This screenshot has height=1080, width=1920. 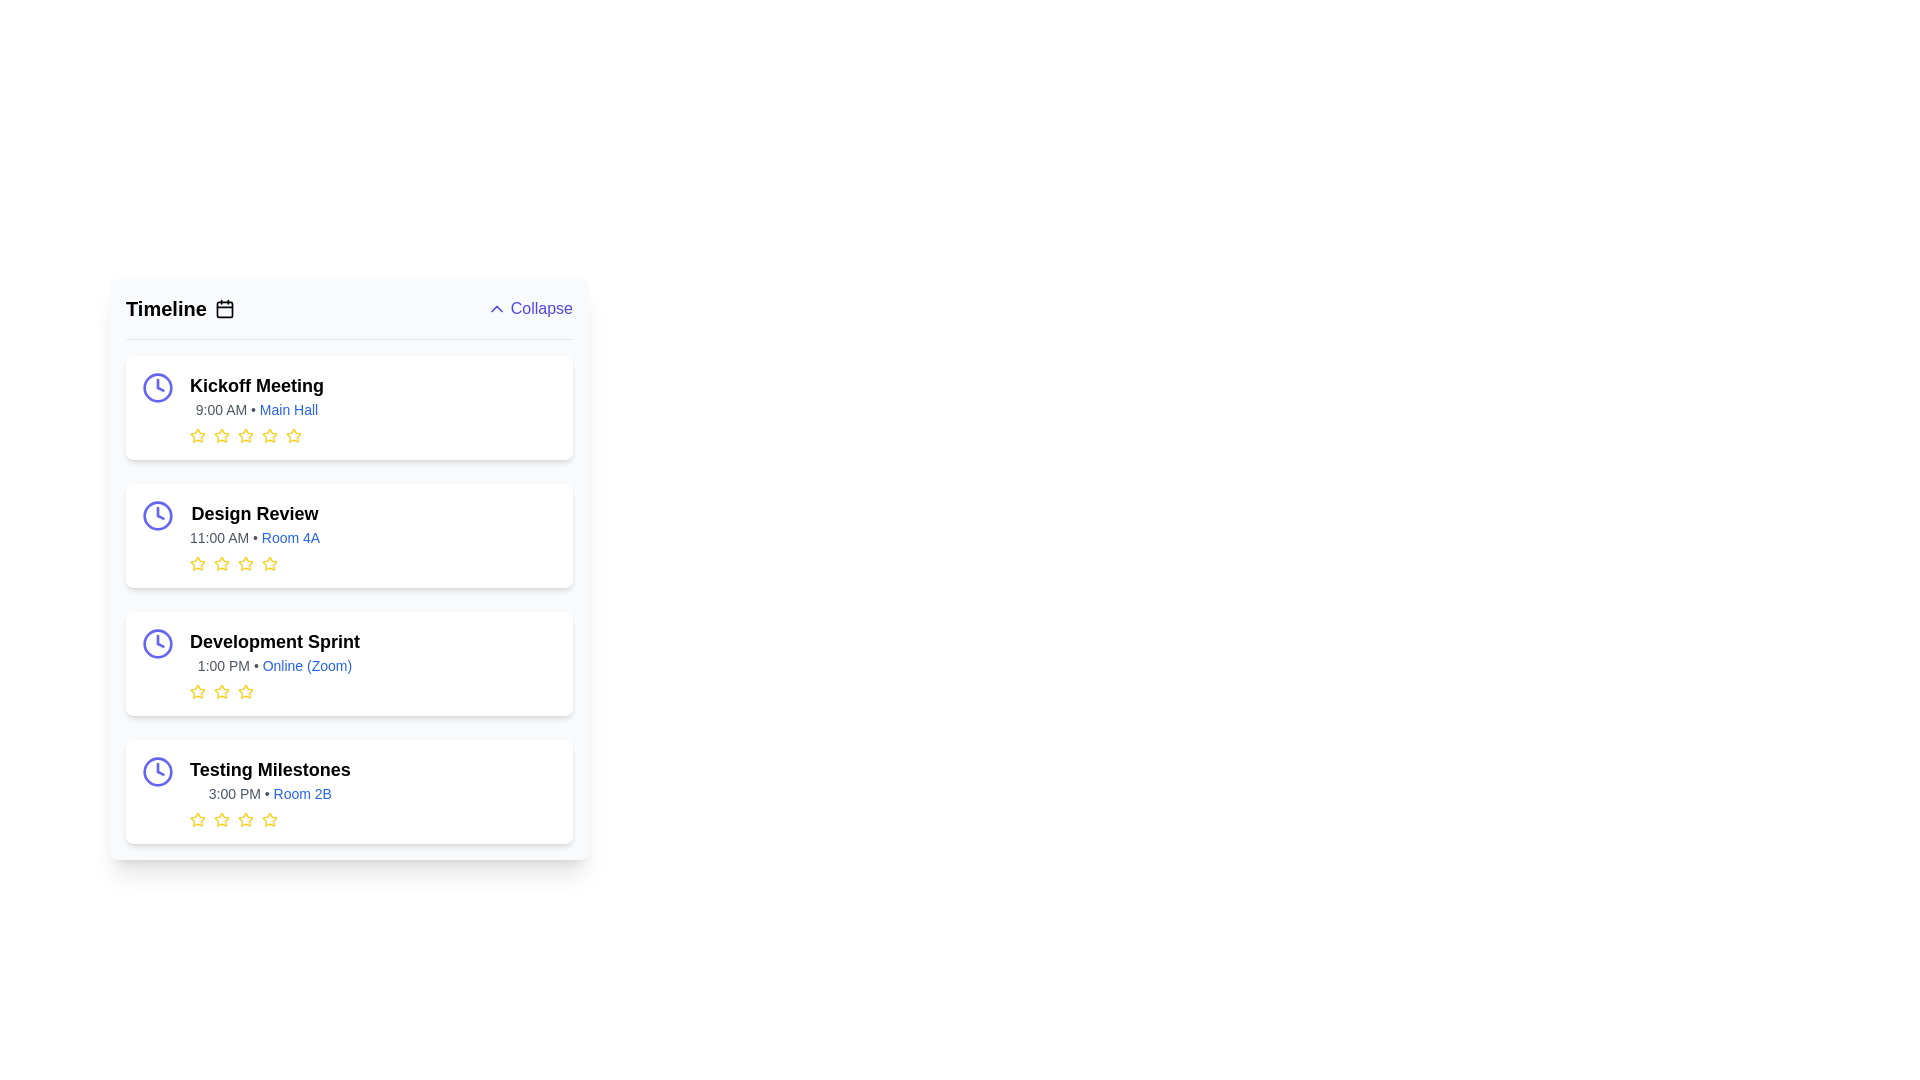 What do you see at coordinates (197, 690) in the screenshot?
I see `the yellow five-pointed star with a hollow center, which is the leftmost star in the row under the 'Development Sprint' entry in the timeline list` at bounding box center [197, 690].